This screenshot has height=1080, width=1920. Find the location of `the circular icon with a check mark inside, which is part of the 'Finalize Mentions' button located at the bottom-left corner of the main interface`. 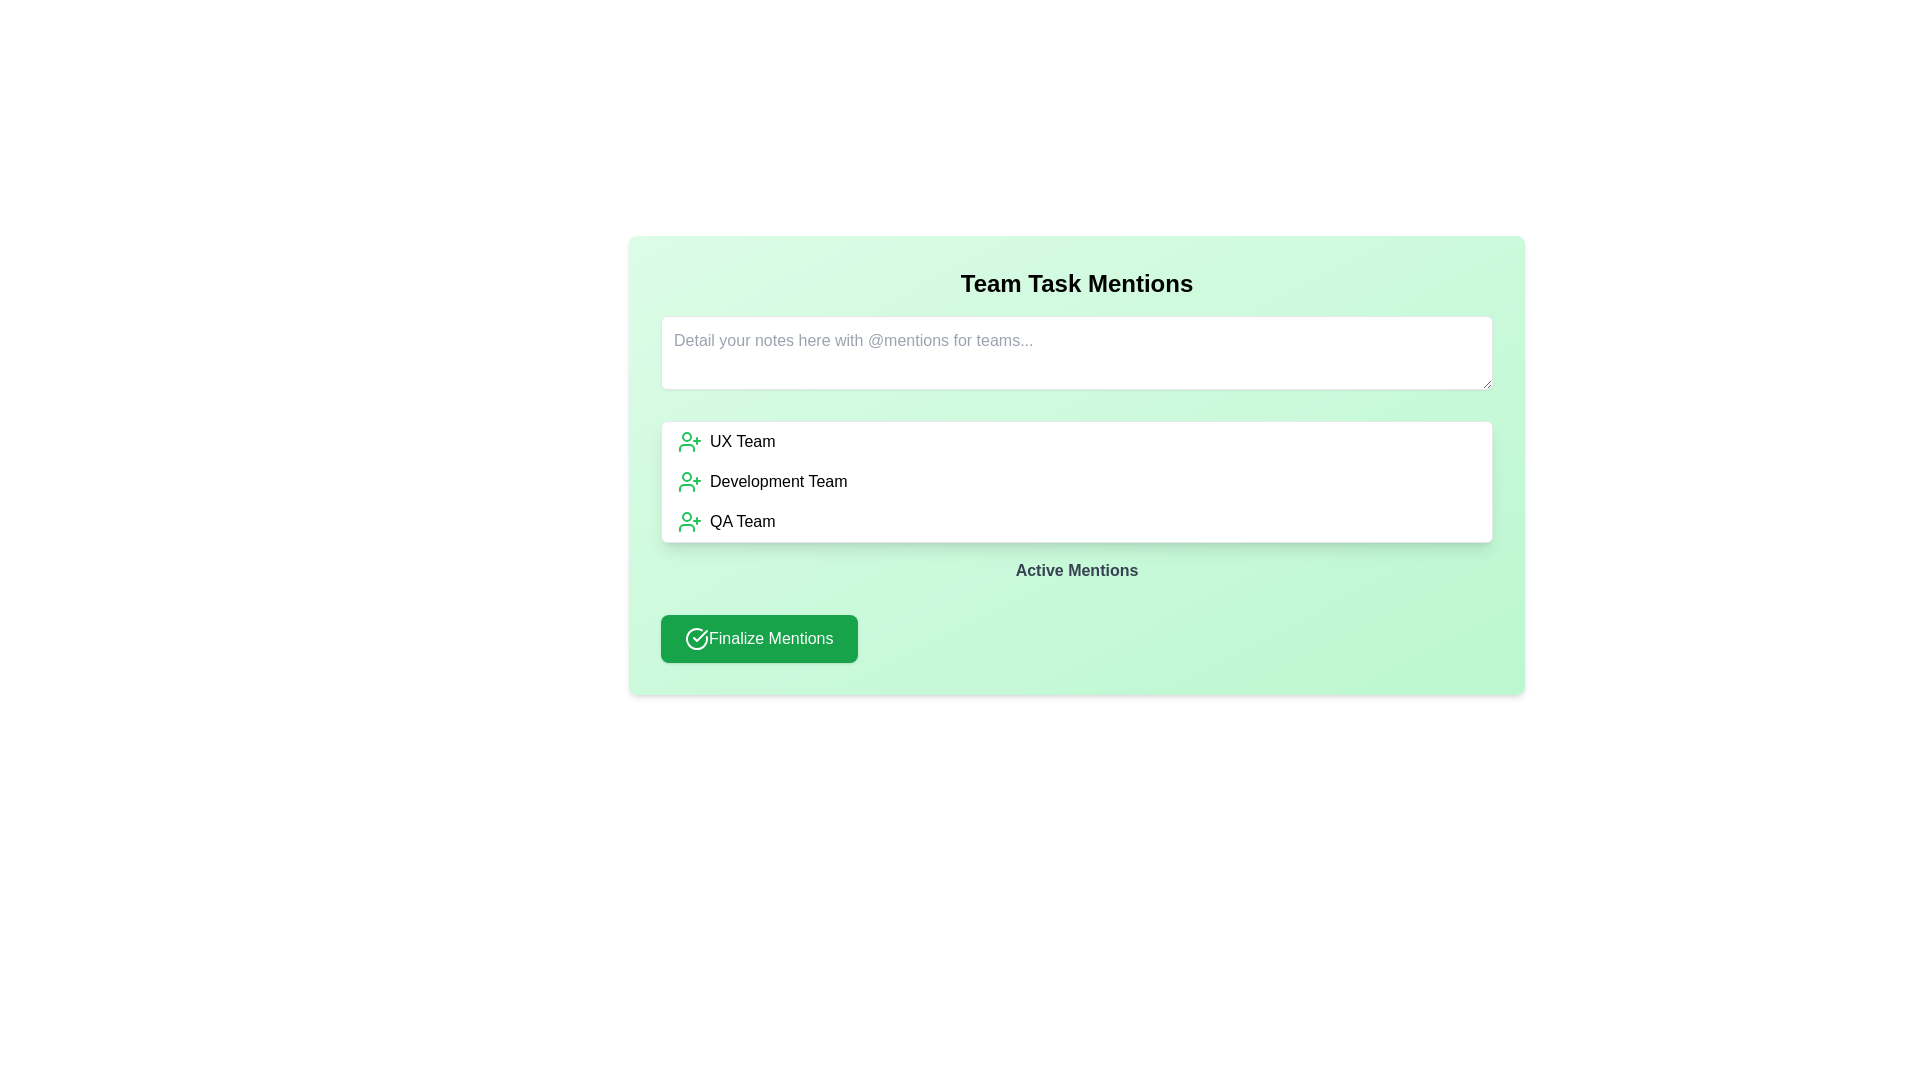

the circular icon with a check mark inside, which is part of the 'Finalize Mentions' button located at the bottom-left corner of the main interface is located at coordinates (696, 639).